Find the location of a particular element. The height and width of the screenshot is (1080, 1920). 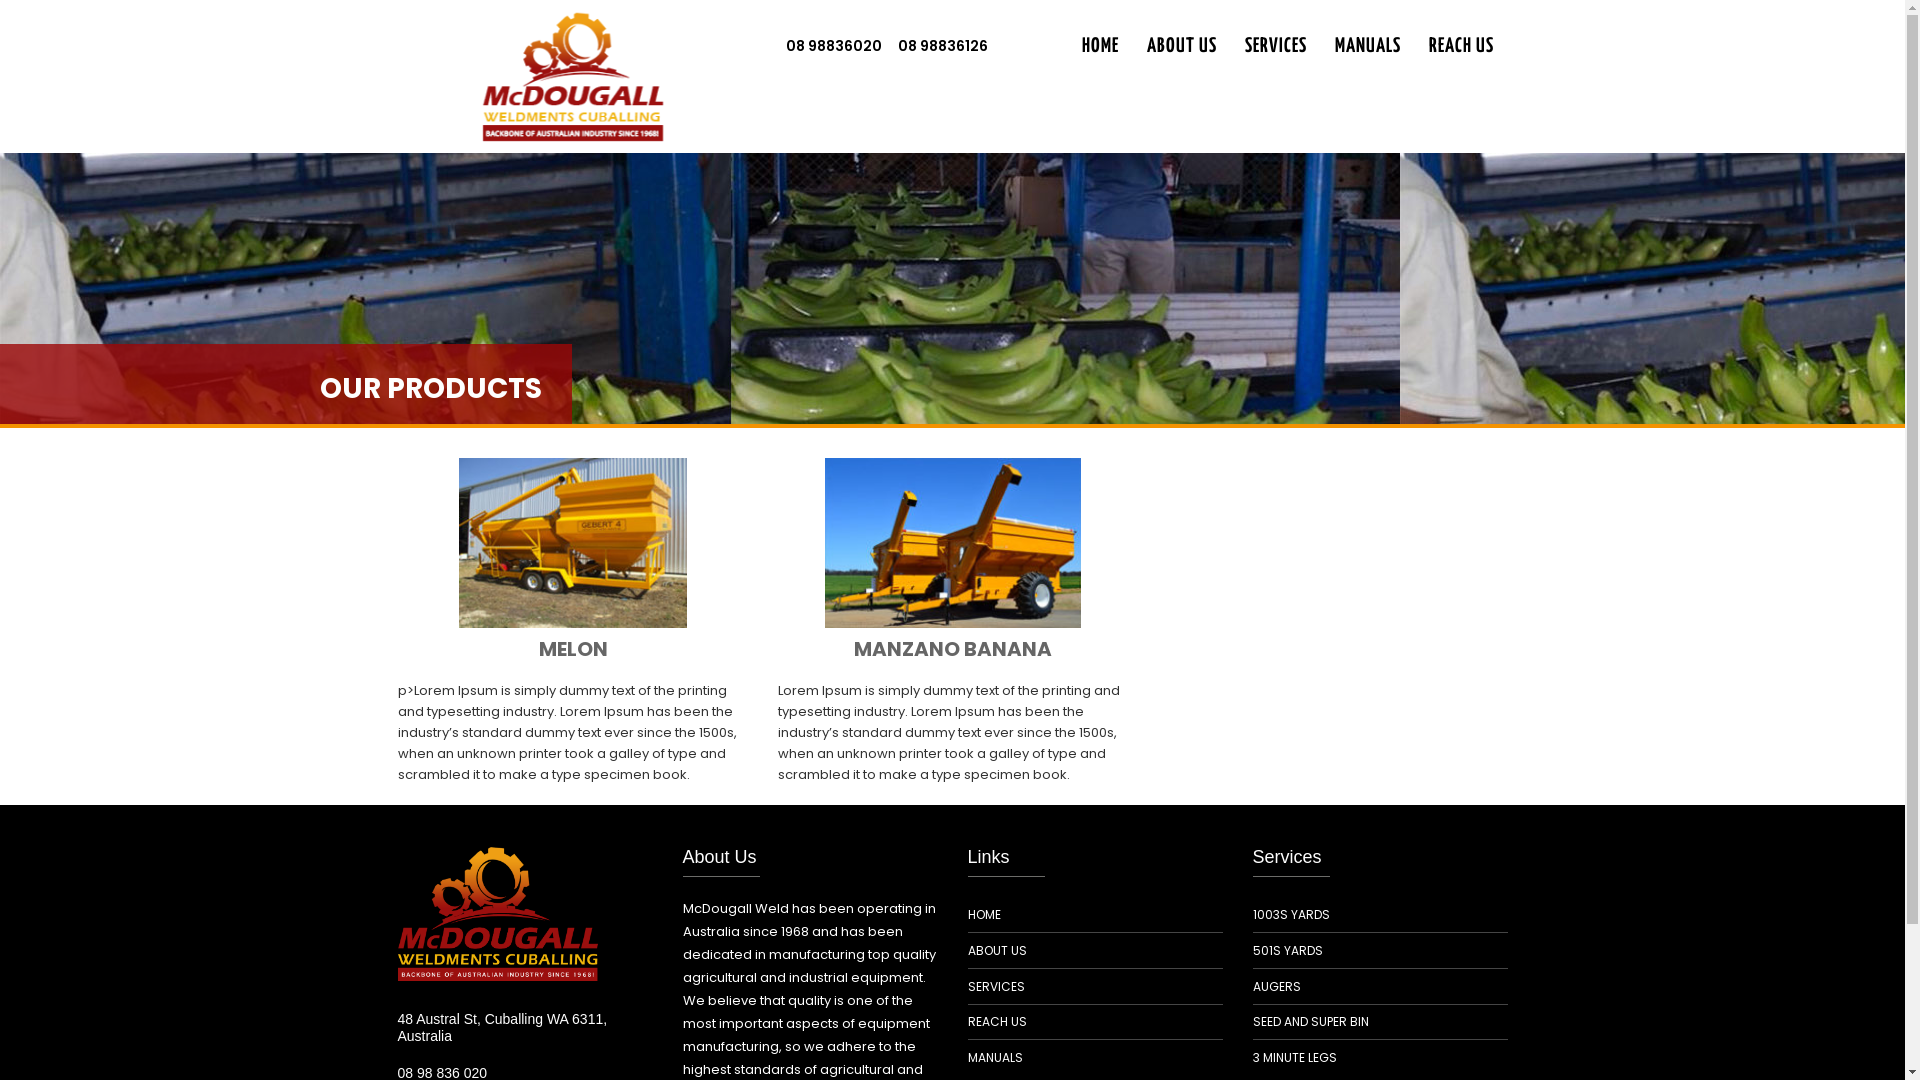

'501S YARDS' is located at coordinates (1251, 950).